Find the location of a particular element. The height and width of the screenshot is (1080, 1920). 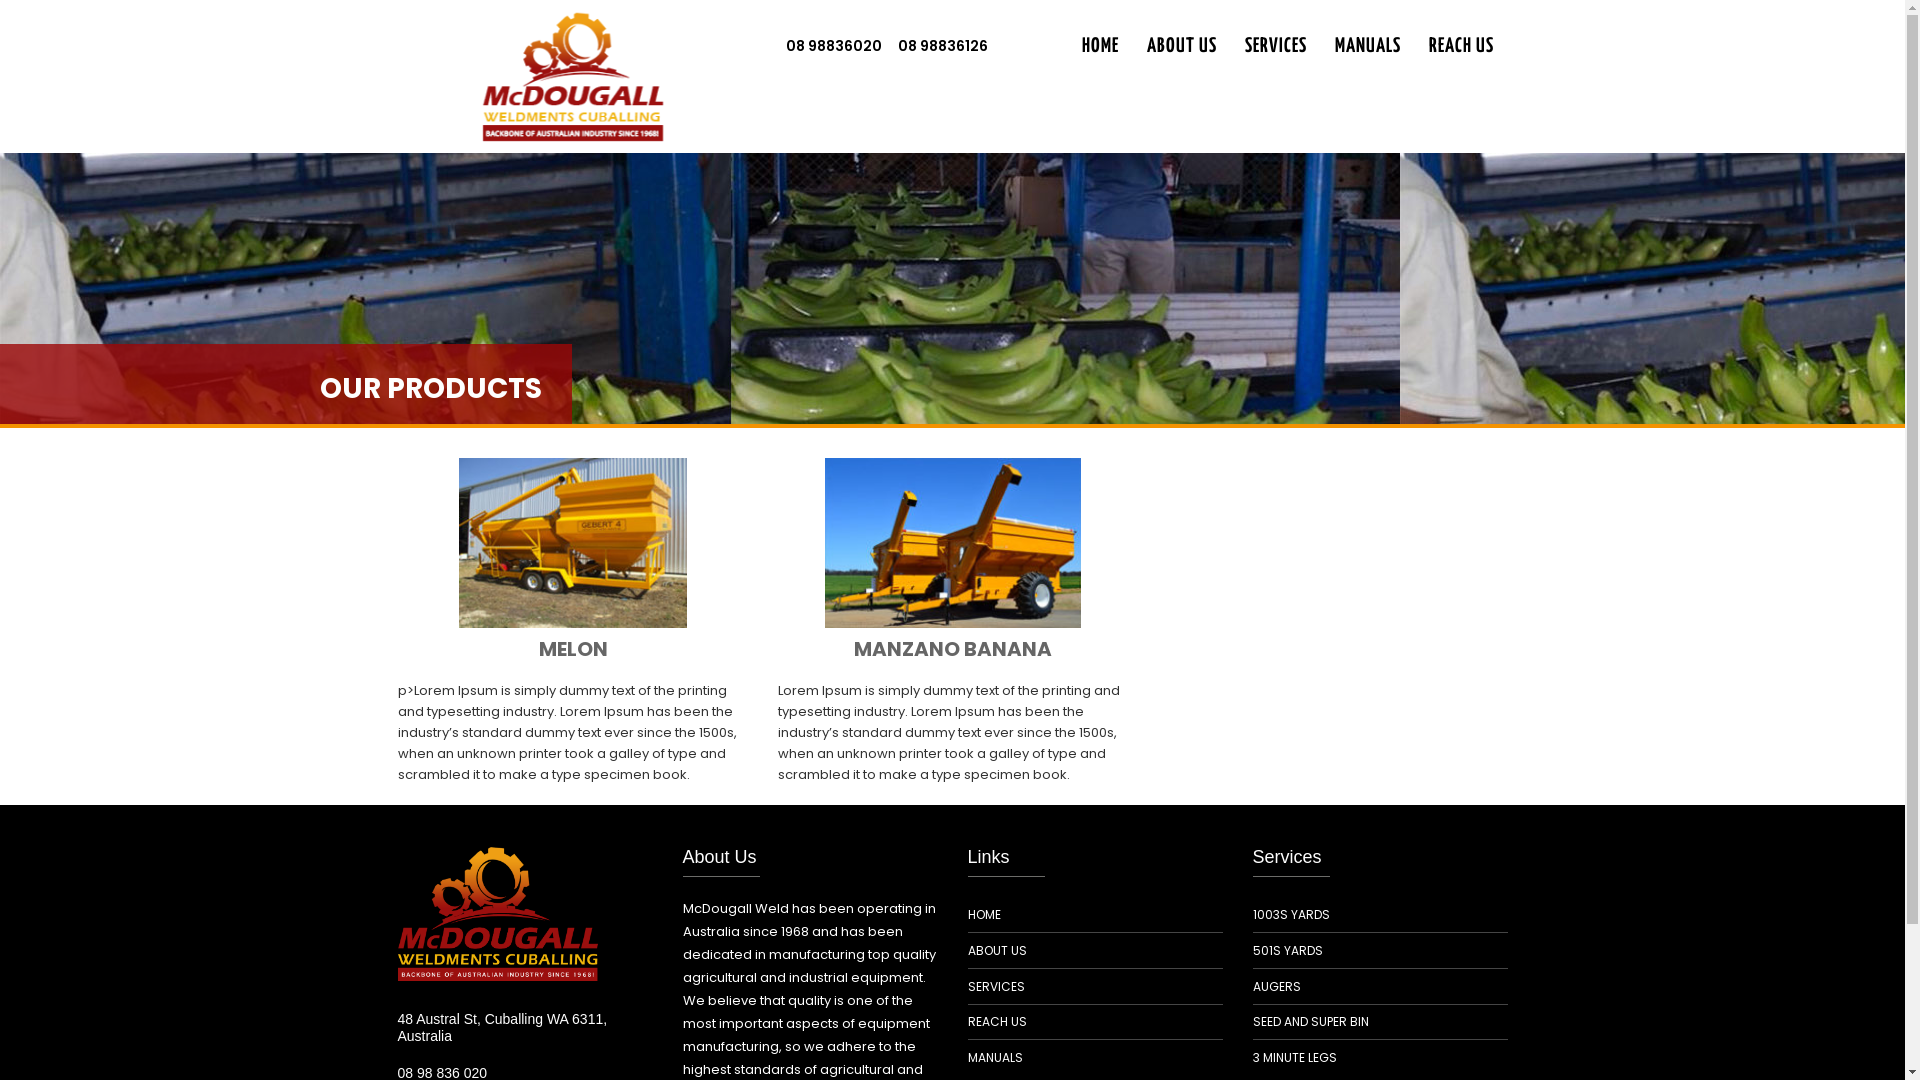

'501S YARDS' is located at coordinates (1251, 950).